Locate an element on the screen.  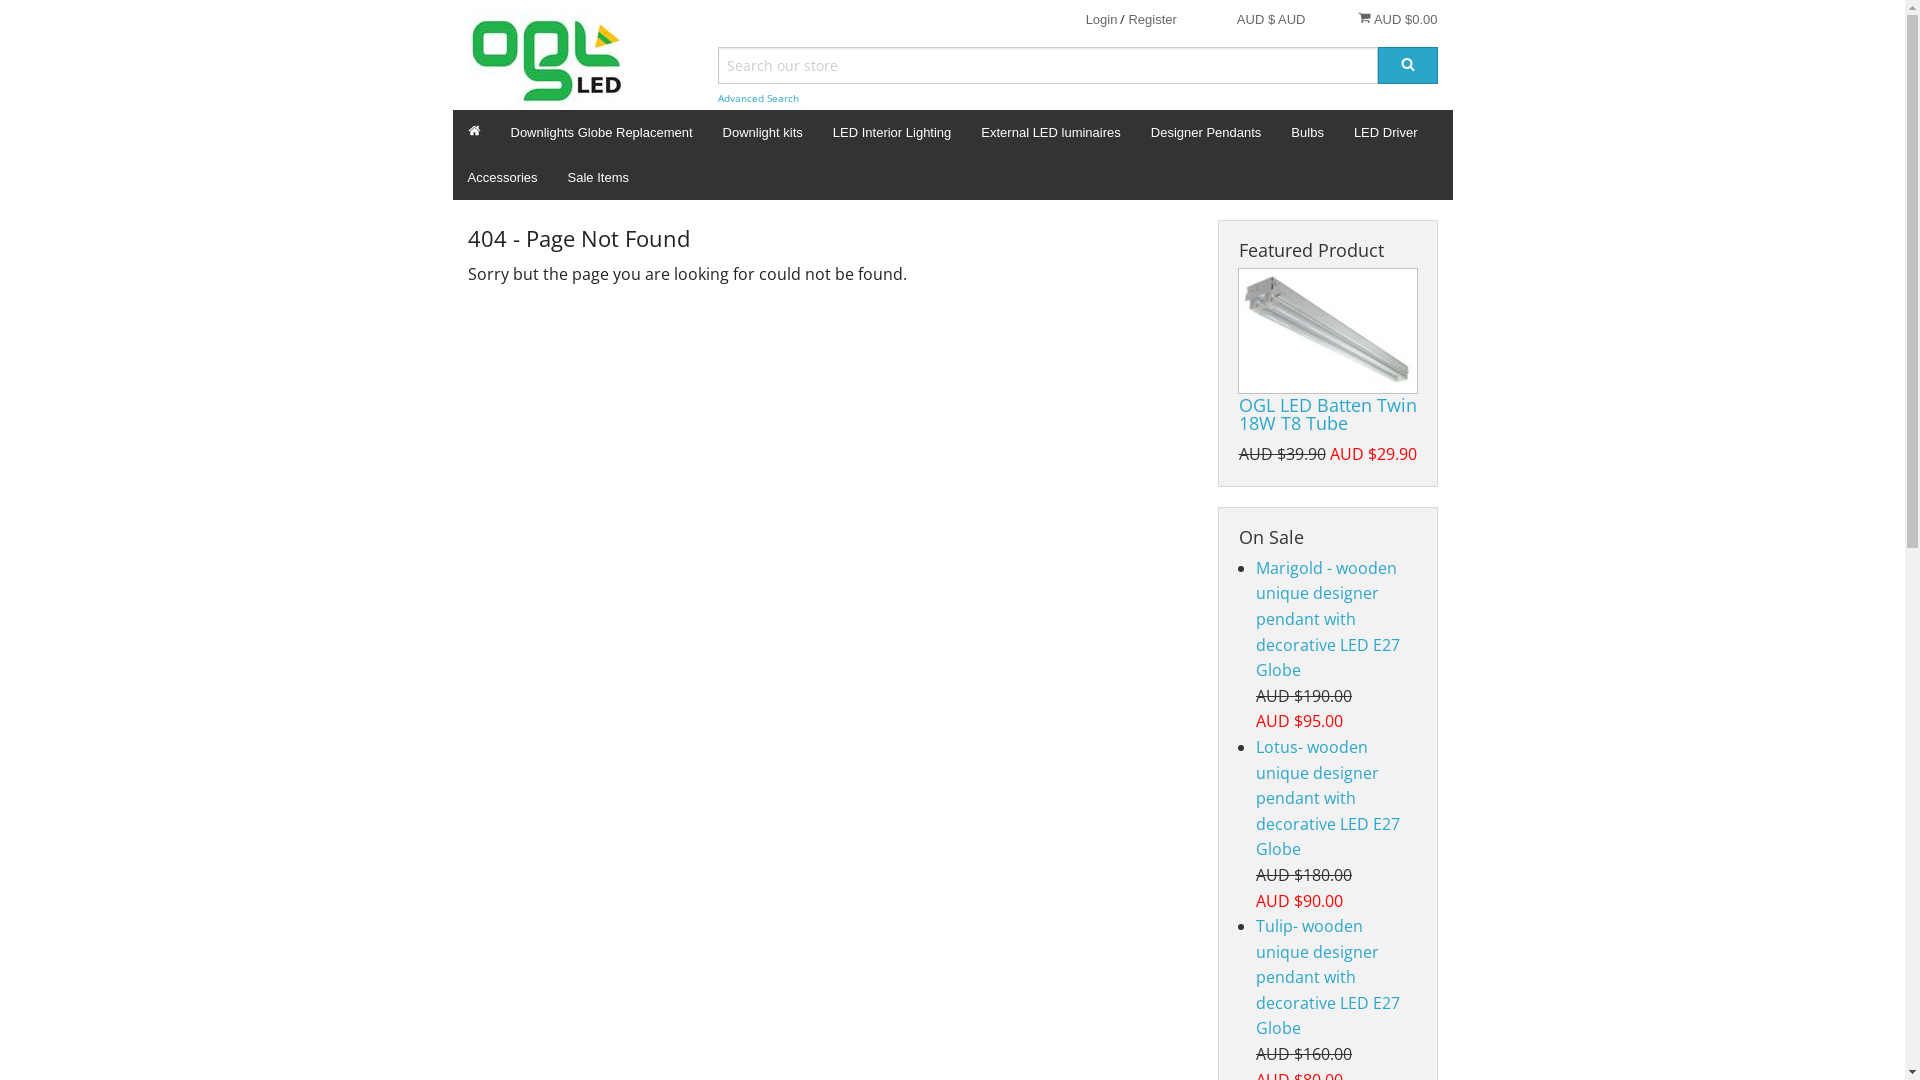
'Login' is located at coordinates (1101, 19).